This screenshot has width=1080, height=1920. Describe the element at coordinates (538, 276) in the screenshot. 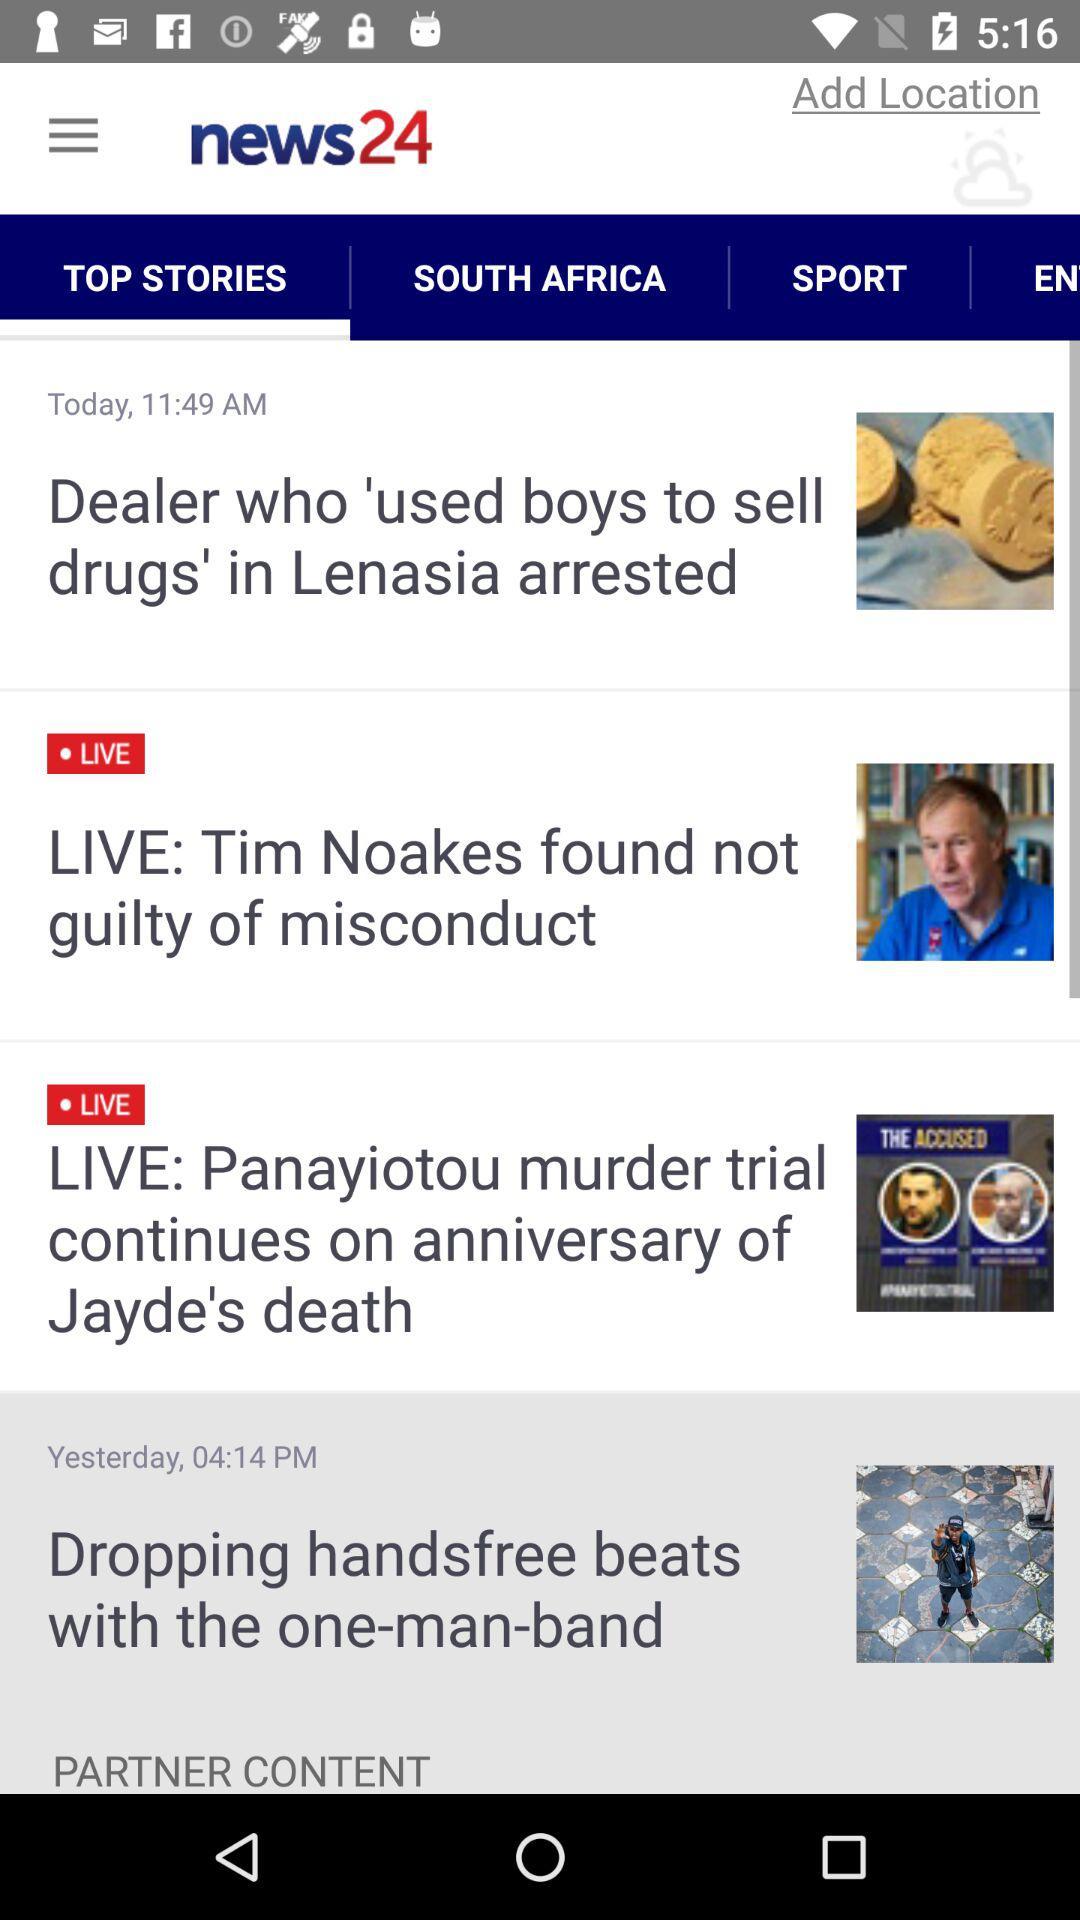

I see `app to the left of the sport icon` at that location.